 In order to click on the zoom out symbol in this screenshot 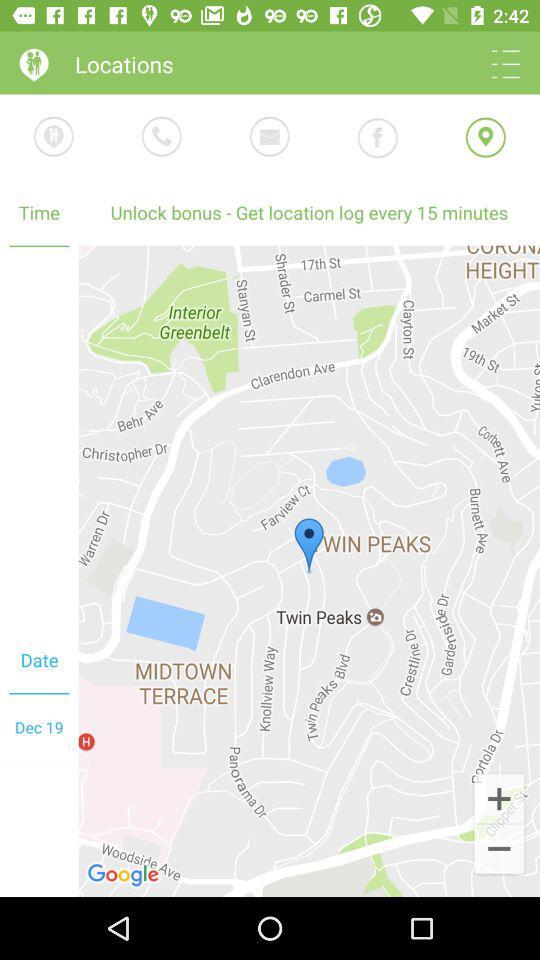, I will do `click(498, 849)`.